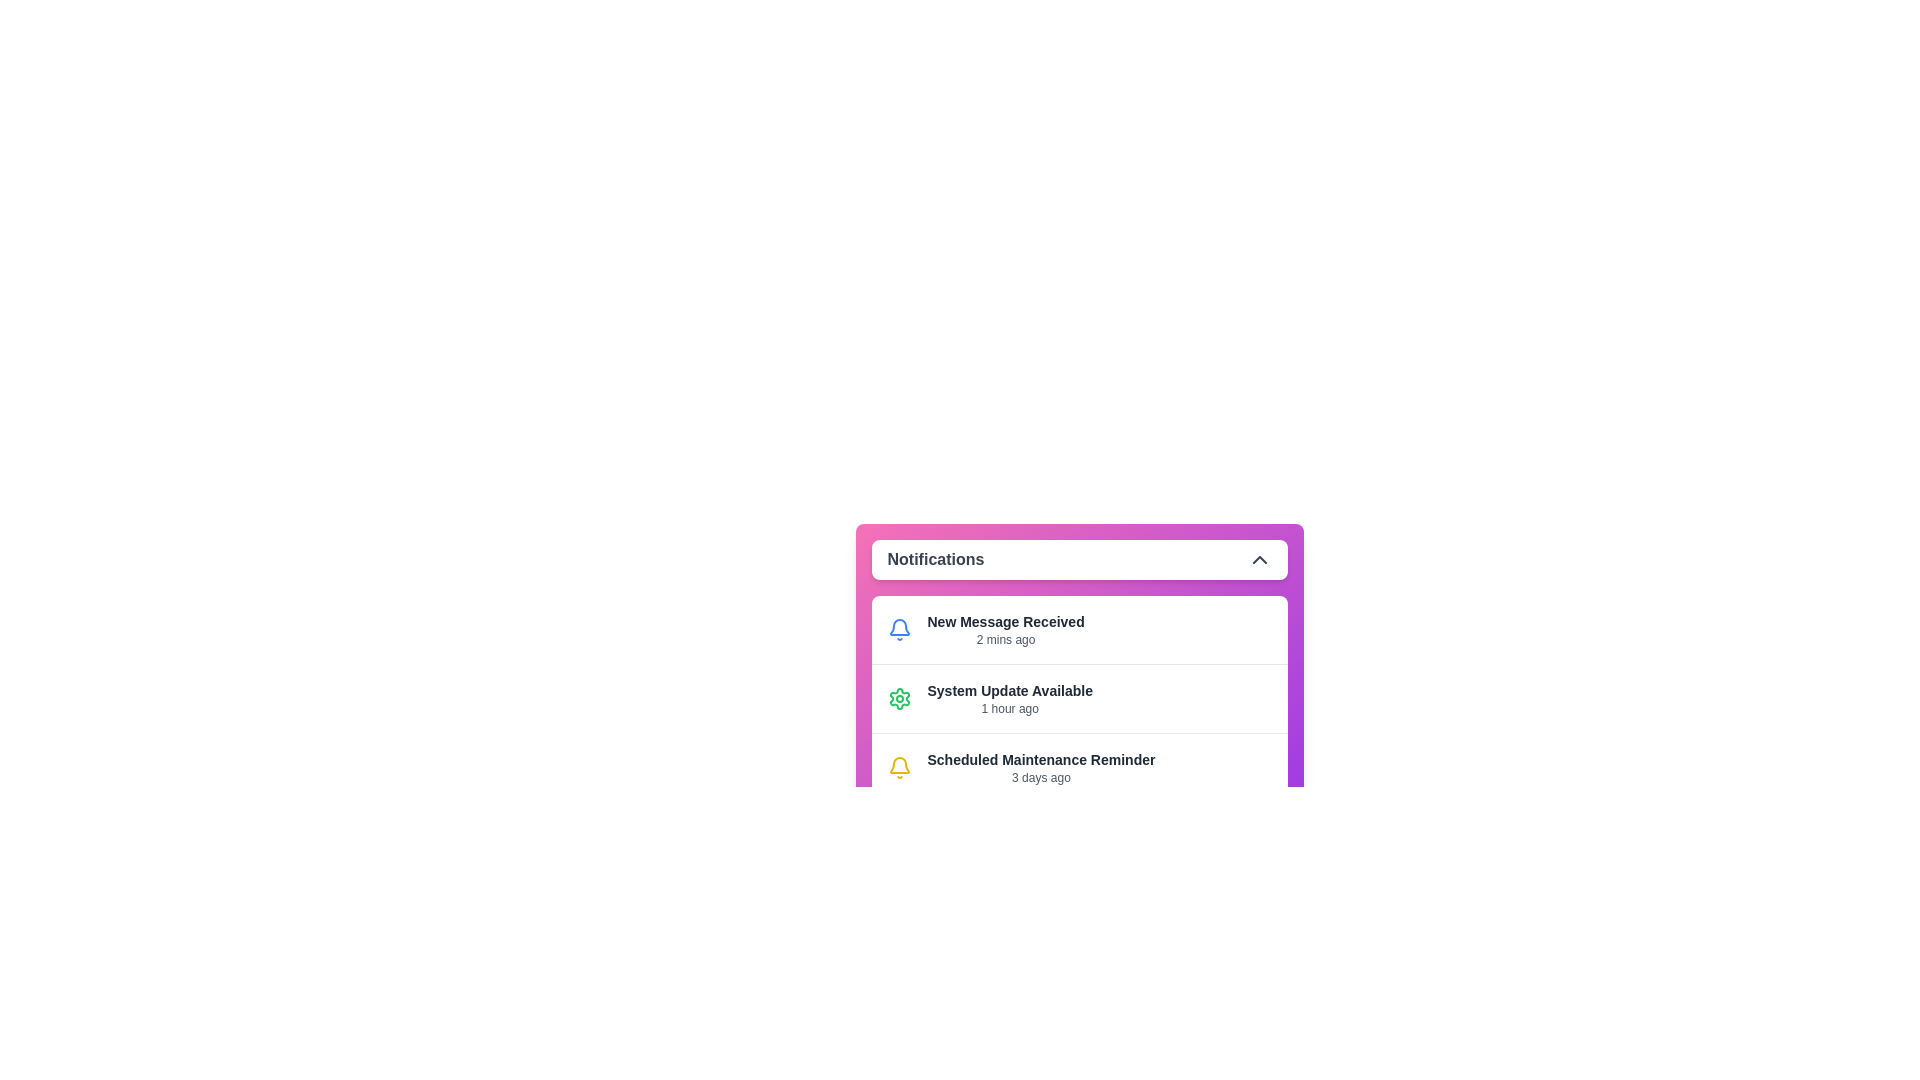 The width and height of the screenshot is (1920, 1080). What do you see at coordinates (1258, 559) in the screenshot?
I see `the chevron-up icon button located at the top right corner of the notifications card` at bounding box center [1258, 559].